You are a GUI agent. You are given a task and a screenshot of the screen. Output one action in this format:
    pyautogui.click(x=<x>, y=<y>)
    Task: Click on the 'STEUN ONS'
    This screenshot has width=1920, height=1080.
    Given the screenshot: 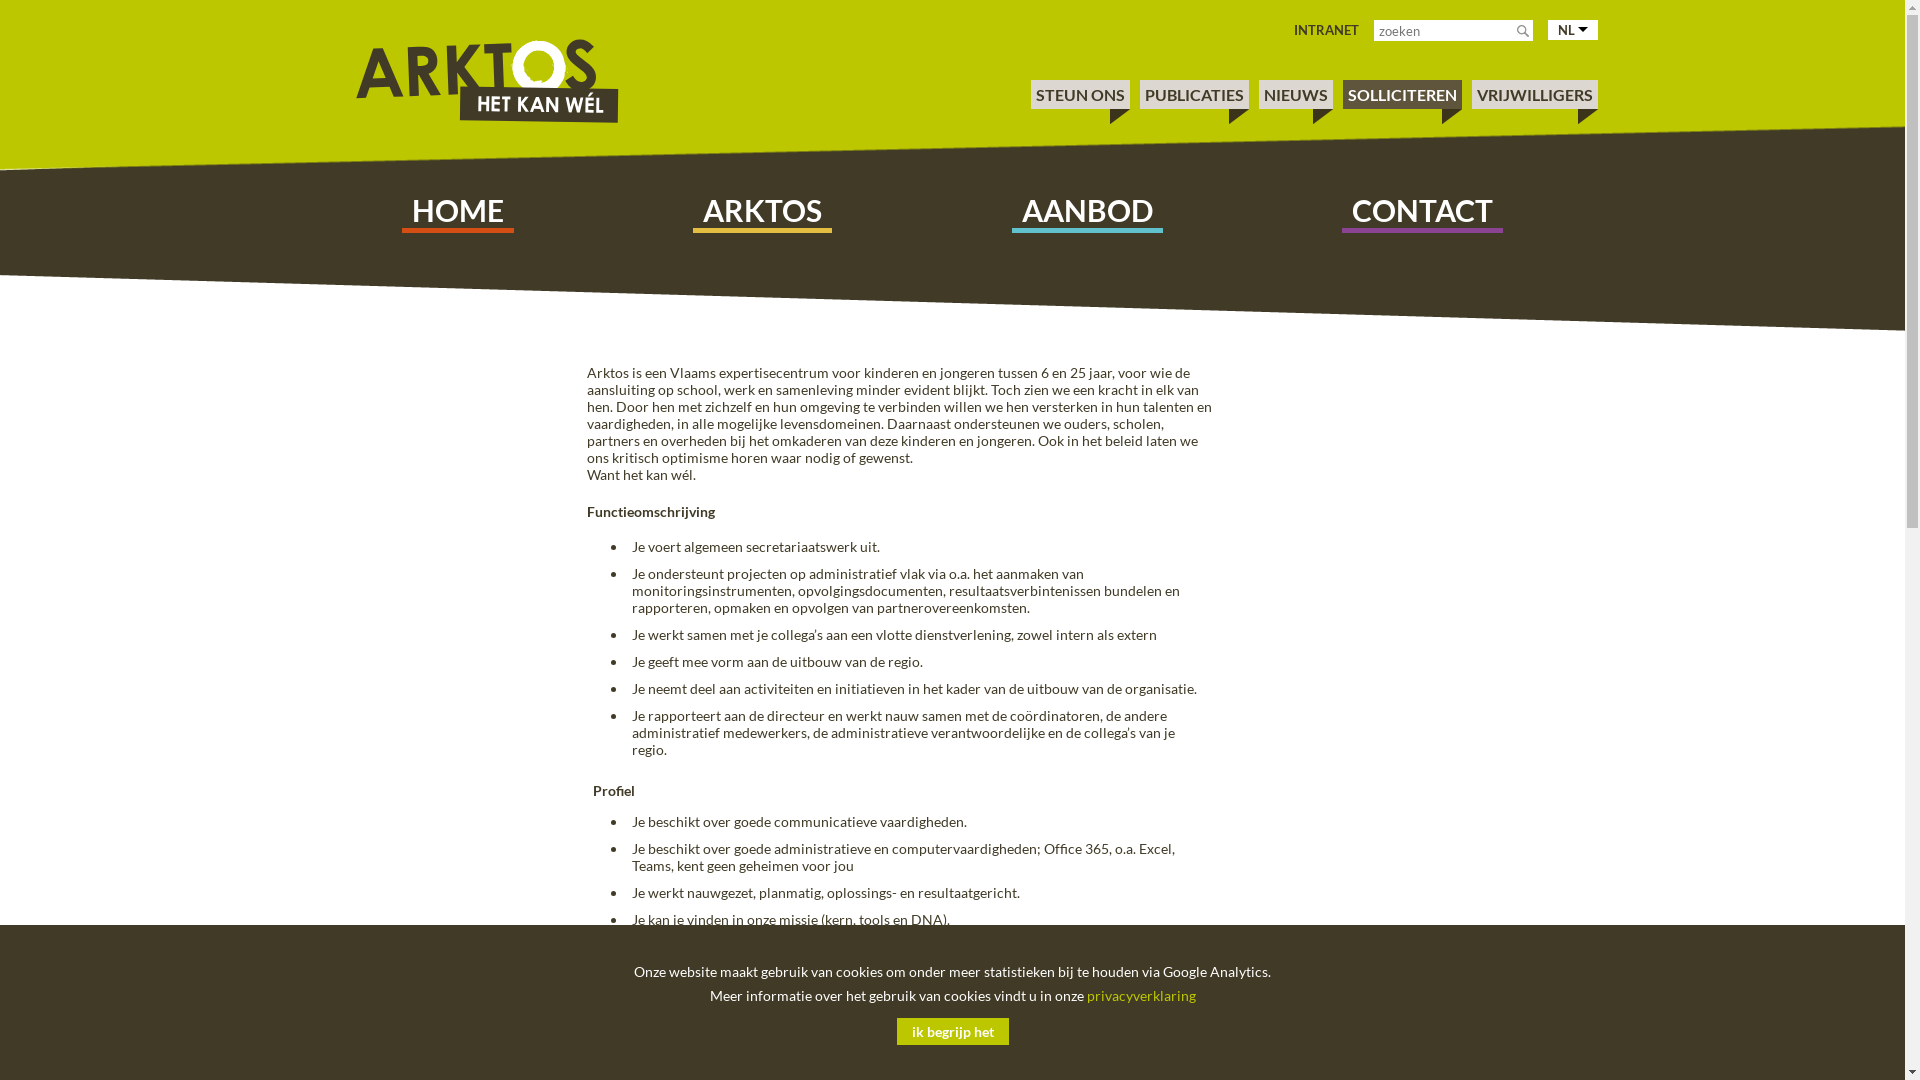 What is the action you would take?
    pyautogui.click(x=1036, y=94)
    